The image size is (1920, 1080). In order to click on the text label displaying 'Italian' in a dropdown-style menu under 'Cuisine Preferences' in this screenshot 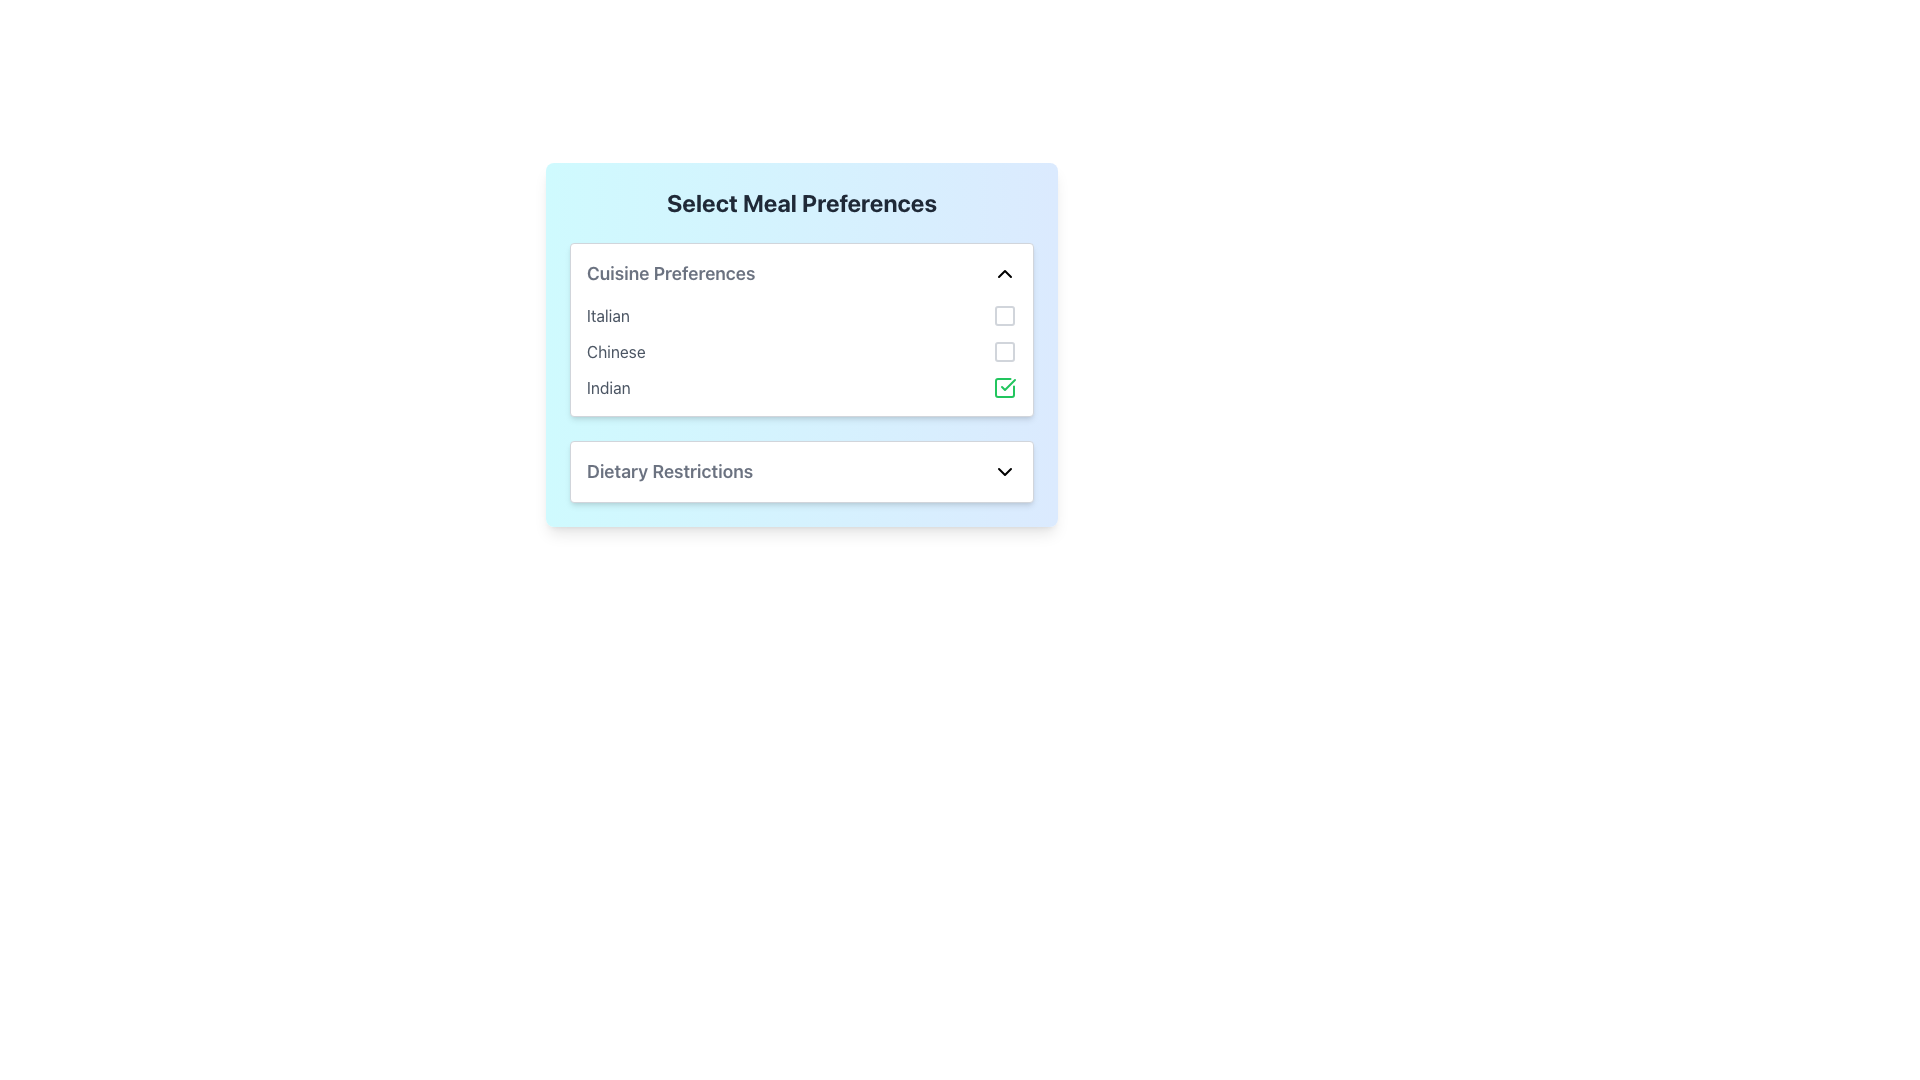, I will do `click(607, 315)`.